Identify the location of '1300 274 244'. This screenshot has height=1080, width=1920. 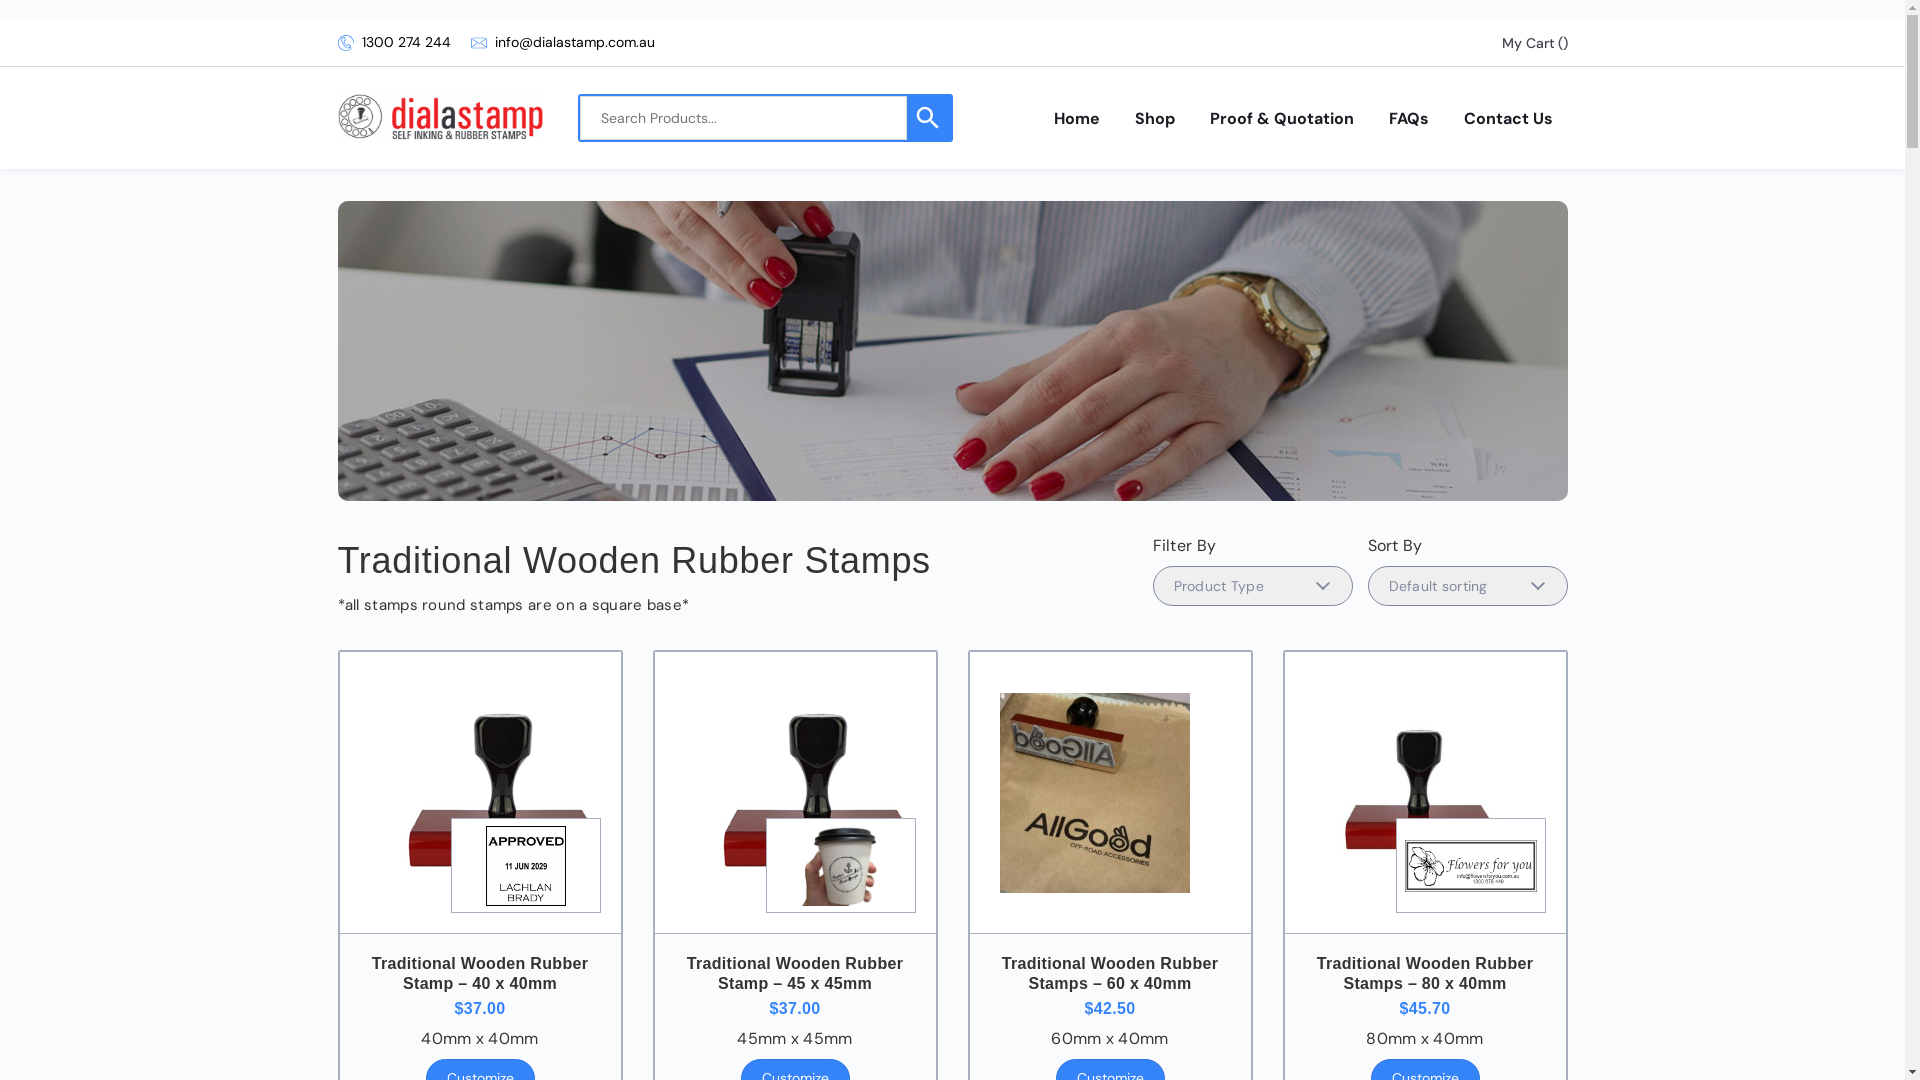
(394, 42).